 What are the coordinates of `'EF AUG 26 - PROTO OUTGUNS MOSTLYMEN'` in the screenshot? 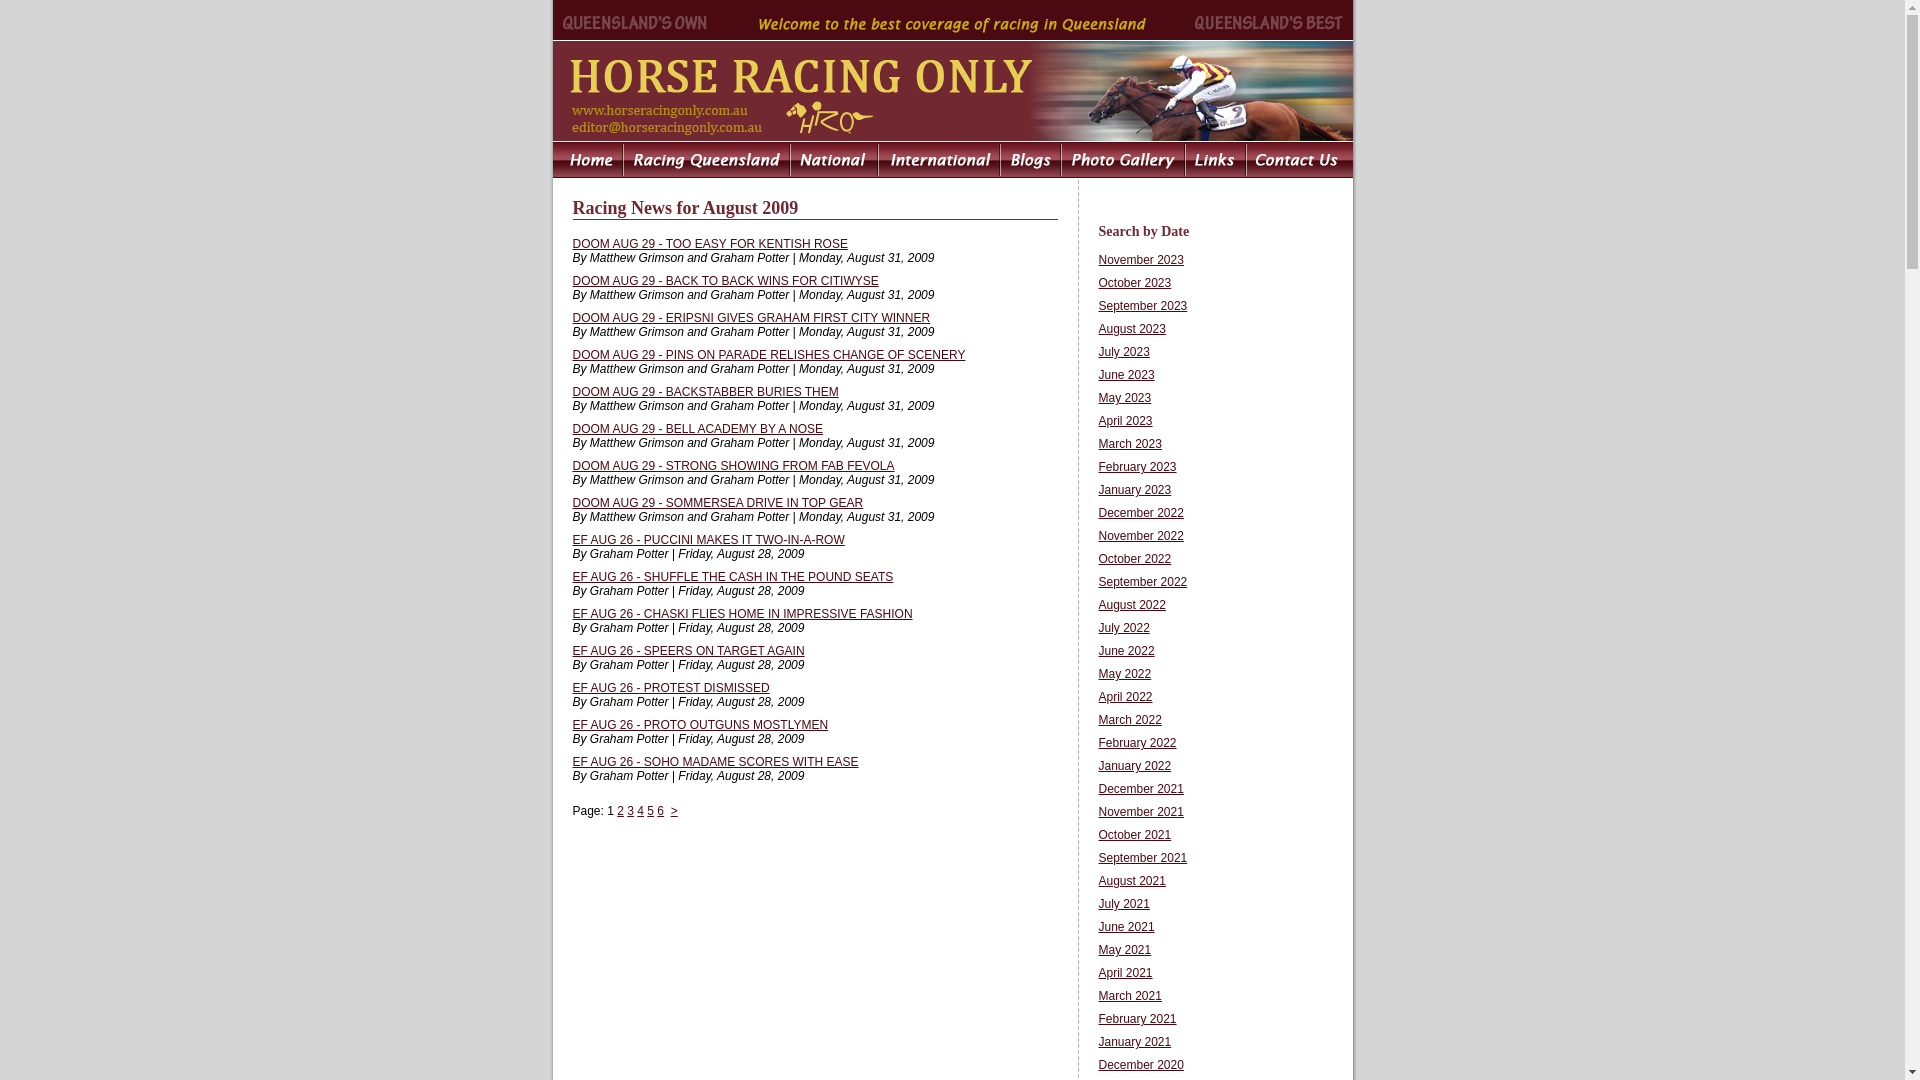 It's located at (570, 725).